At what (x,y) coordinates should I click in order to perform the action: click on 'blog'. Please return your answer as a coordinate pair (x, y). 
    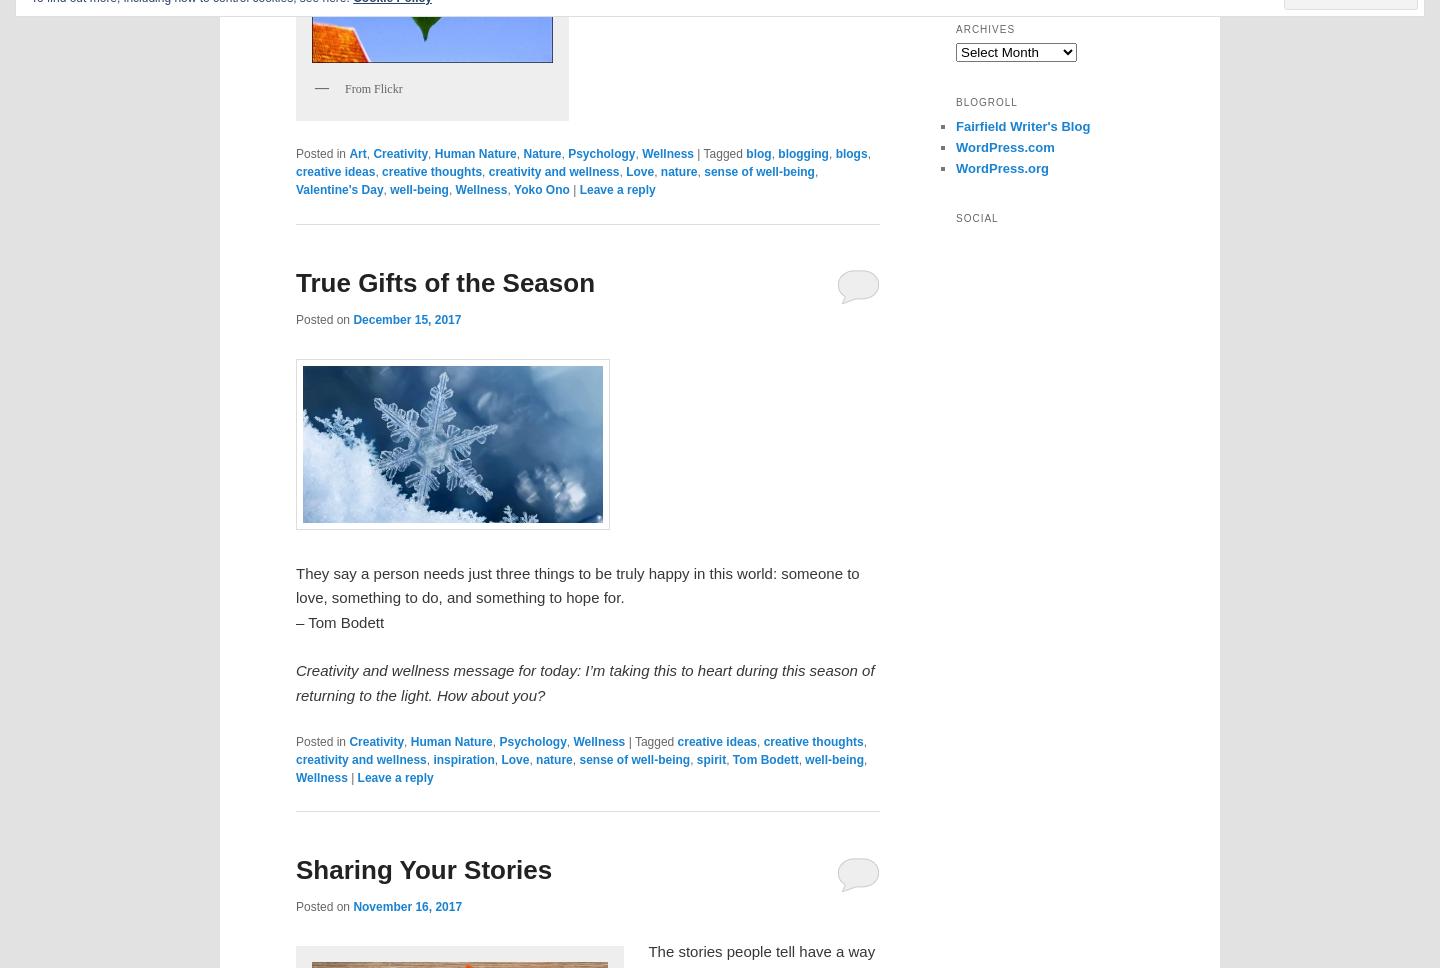
    Looking at the image, I should click on (745, 153).